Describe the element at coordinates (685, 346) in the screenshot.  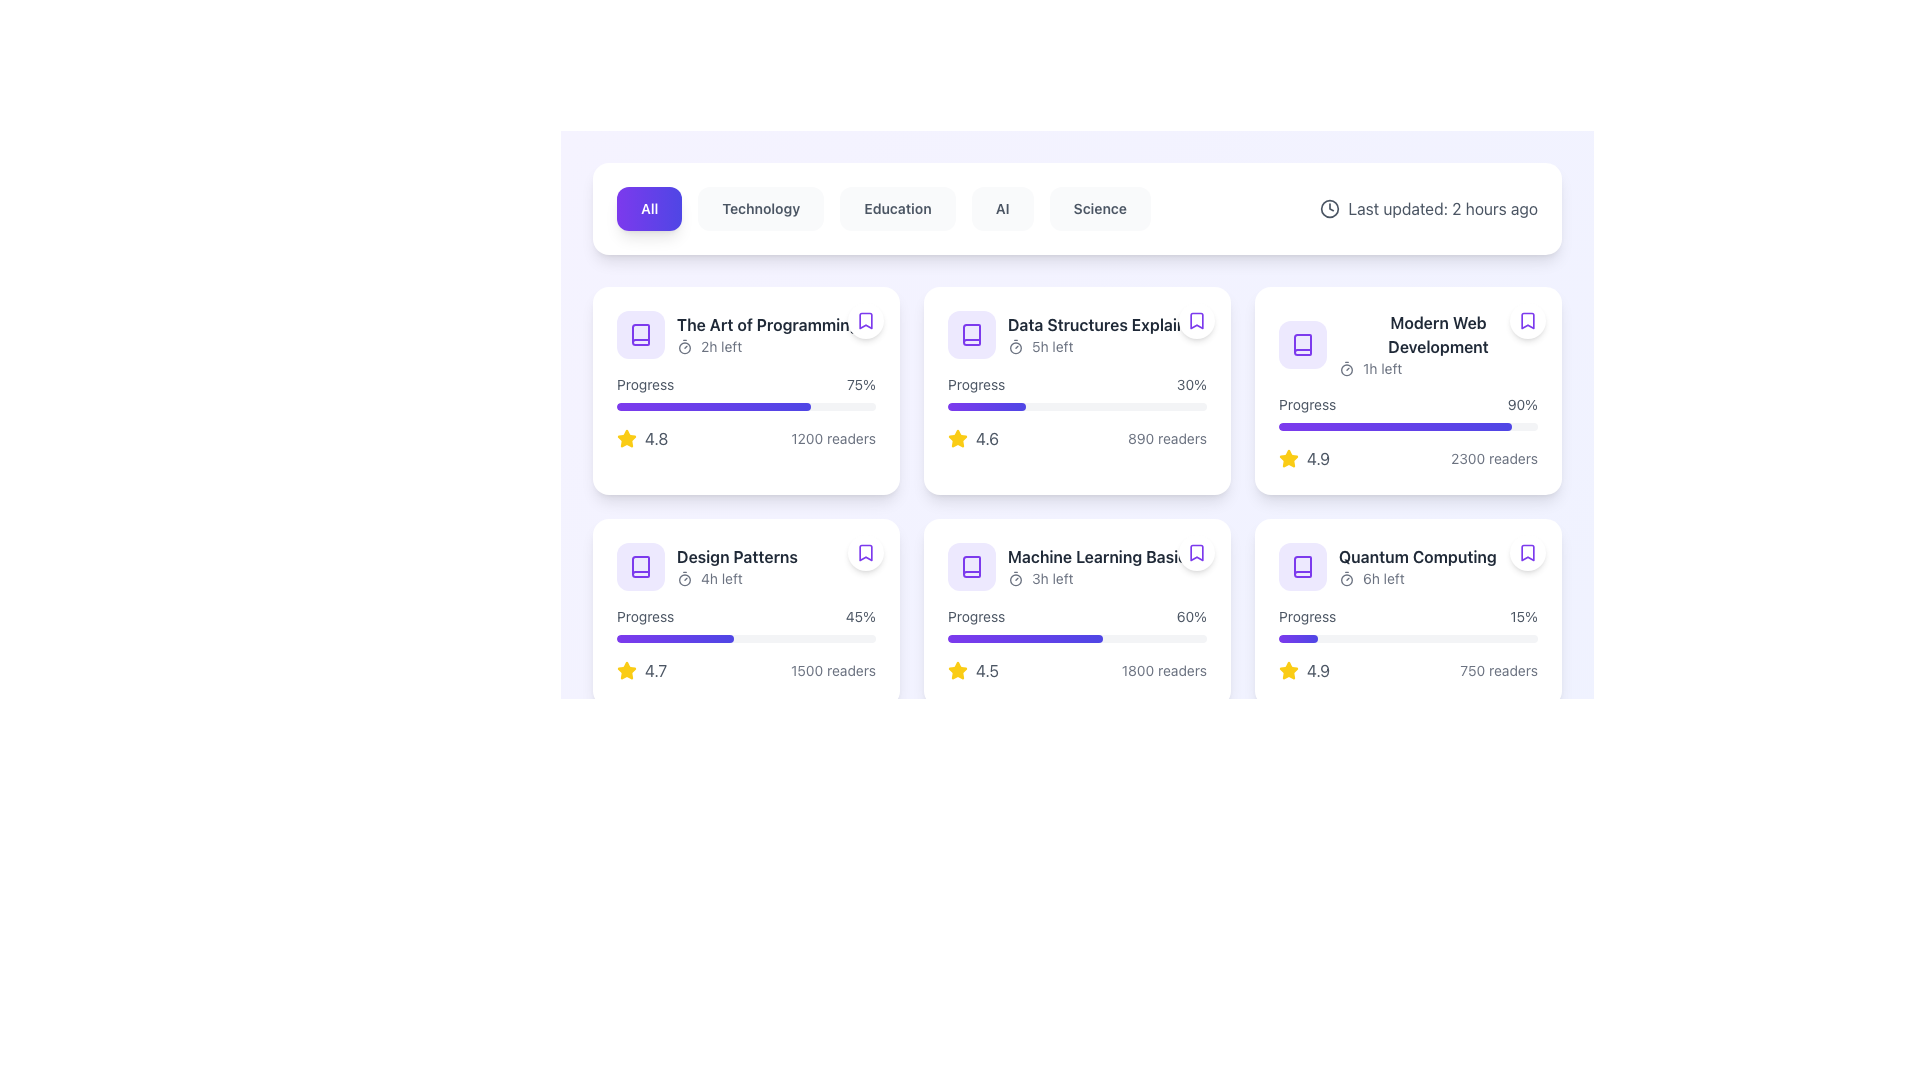
I see `the graphic/icon representing the time remaining, which is positioned to the left of the '2h left' label in the card for 'The Art of Programming'` at that location.